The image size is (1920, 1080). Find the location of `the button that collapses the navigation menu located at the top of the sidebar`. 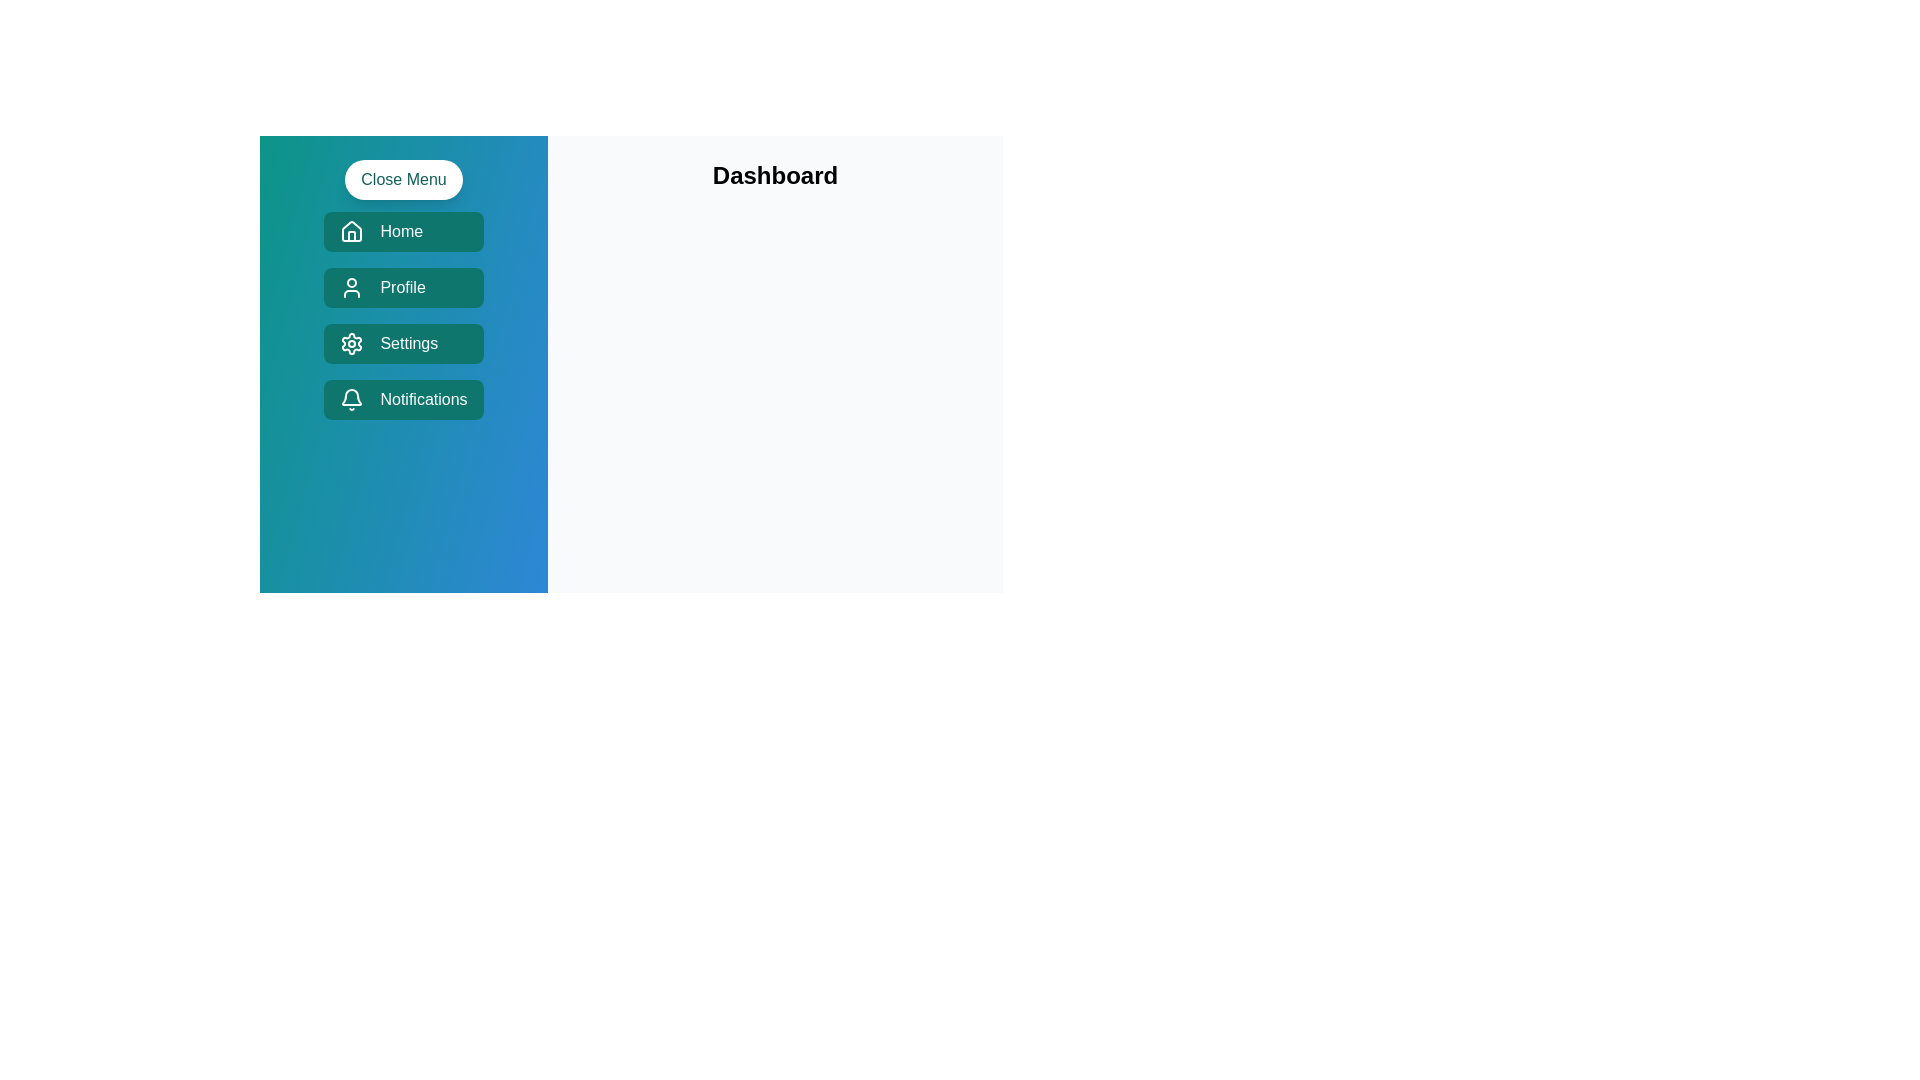

the button that collapses the navigation menu located at the top of the sidebar is located at coordinates (402, 180).